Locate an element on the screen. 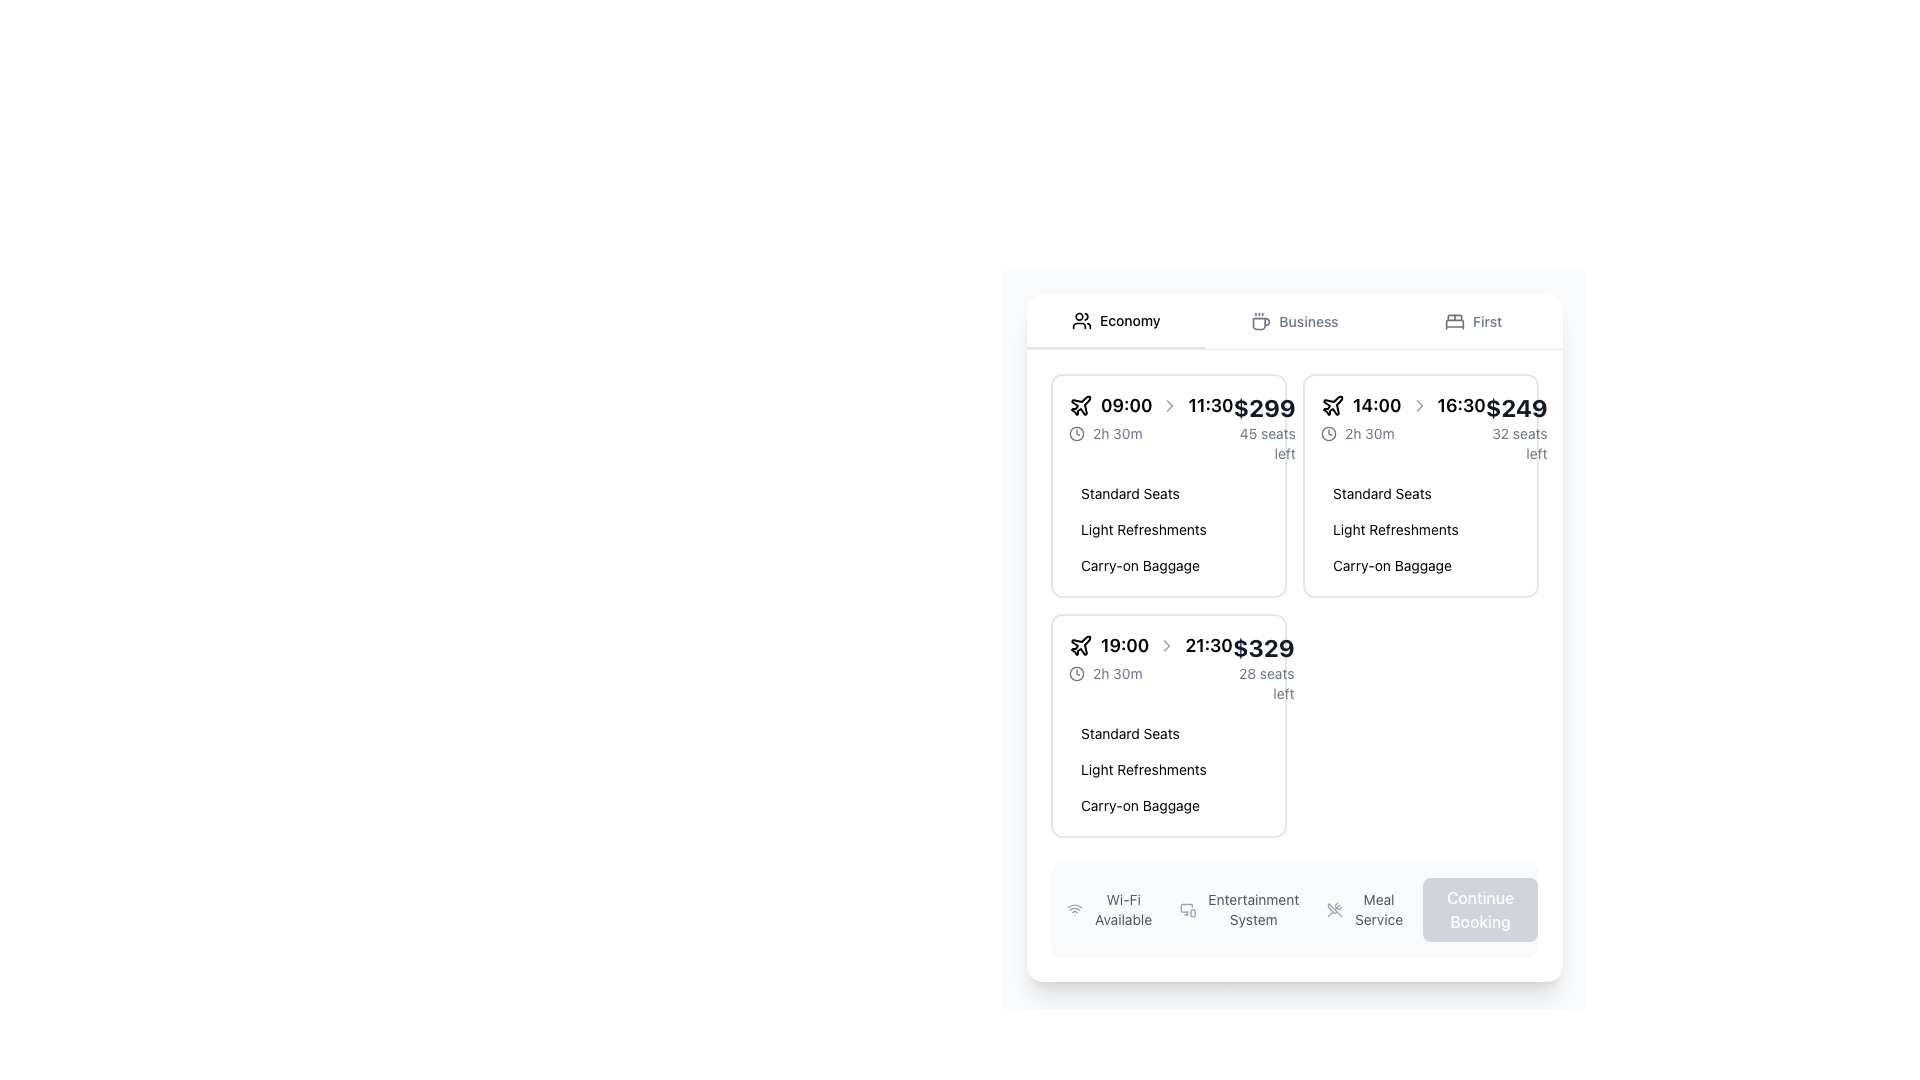 The height and width of the screenshot is (1080, 1920). the outer circle of the clock icon located at the top left section inside the booking card for flights is located at coordinates (1329, 433).